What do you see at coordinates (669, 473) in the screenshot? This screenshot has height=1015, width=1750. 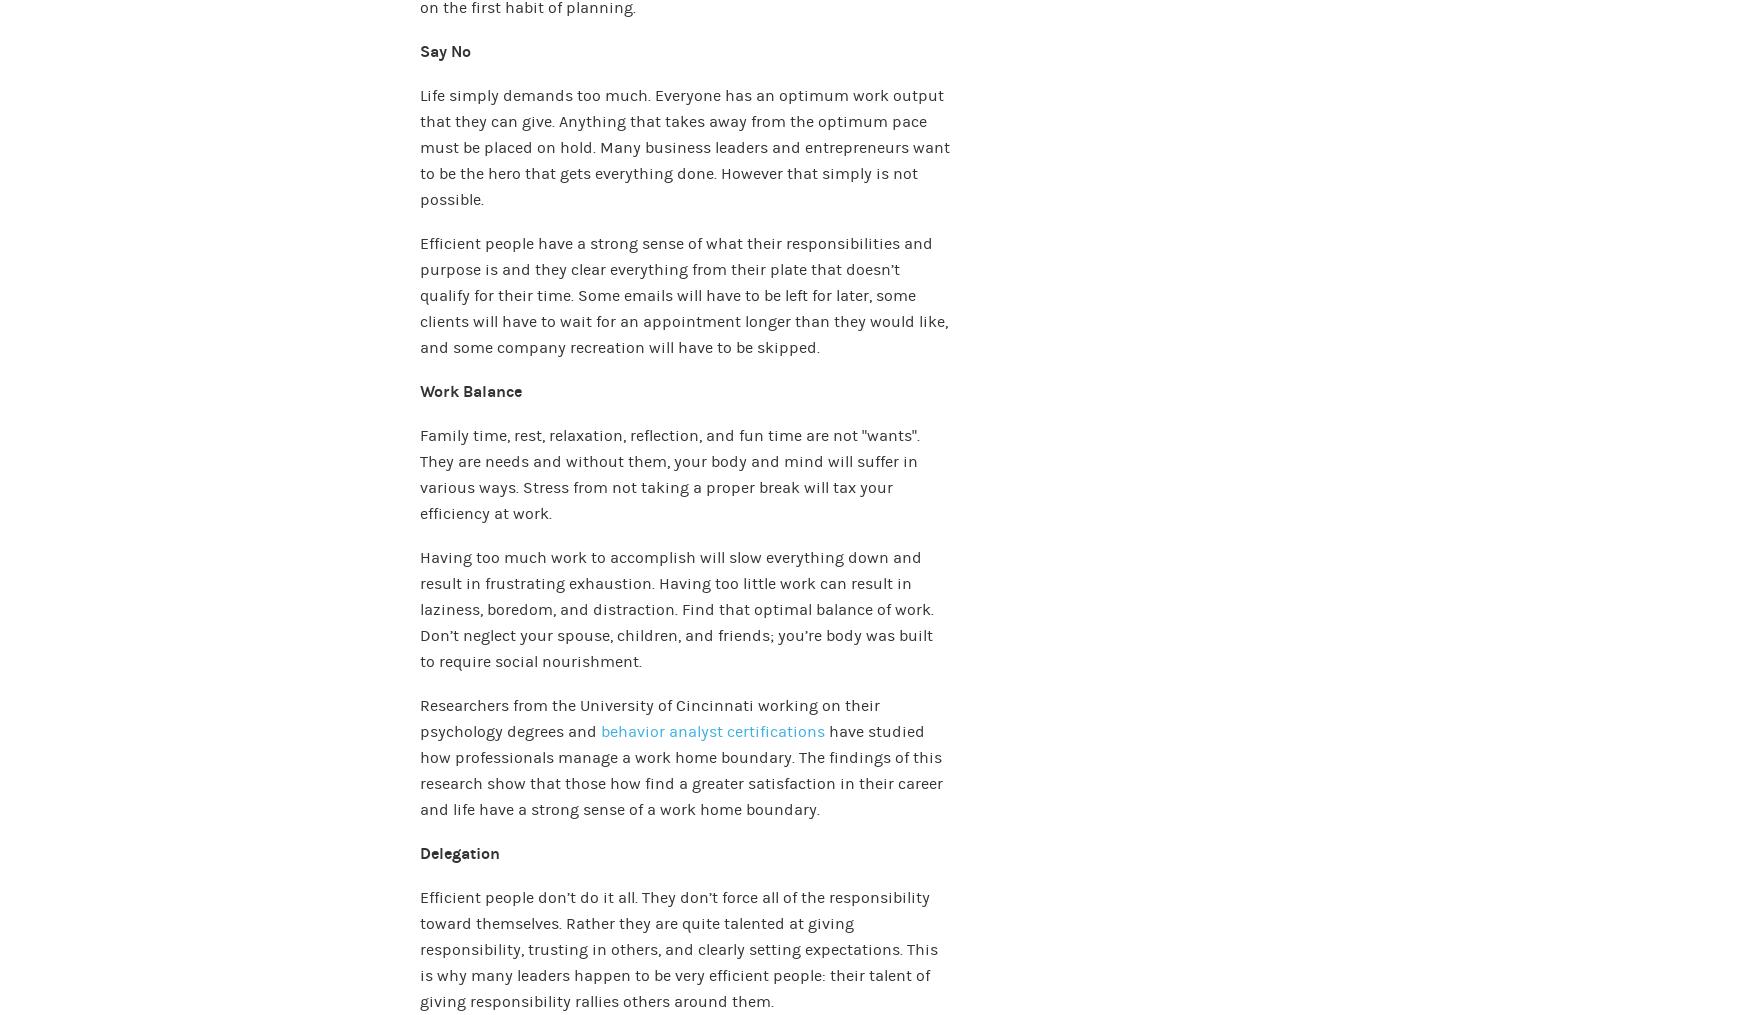 I see `'Family time, rest, relaxation, reflection, and fun time are not “wants”. They are needs and without them, your body and mind will suffer in various ways. Stress from not taking a proper break will tax your efficiency at work.'` at bounding box center [669, 473].